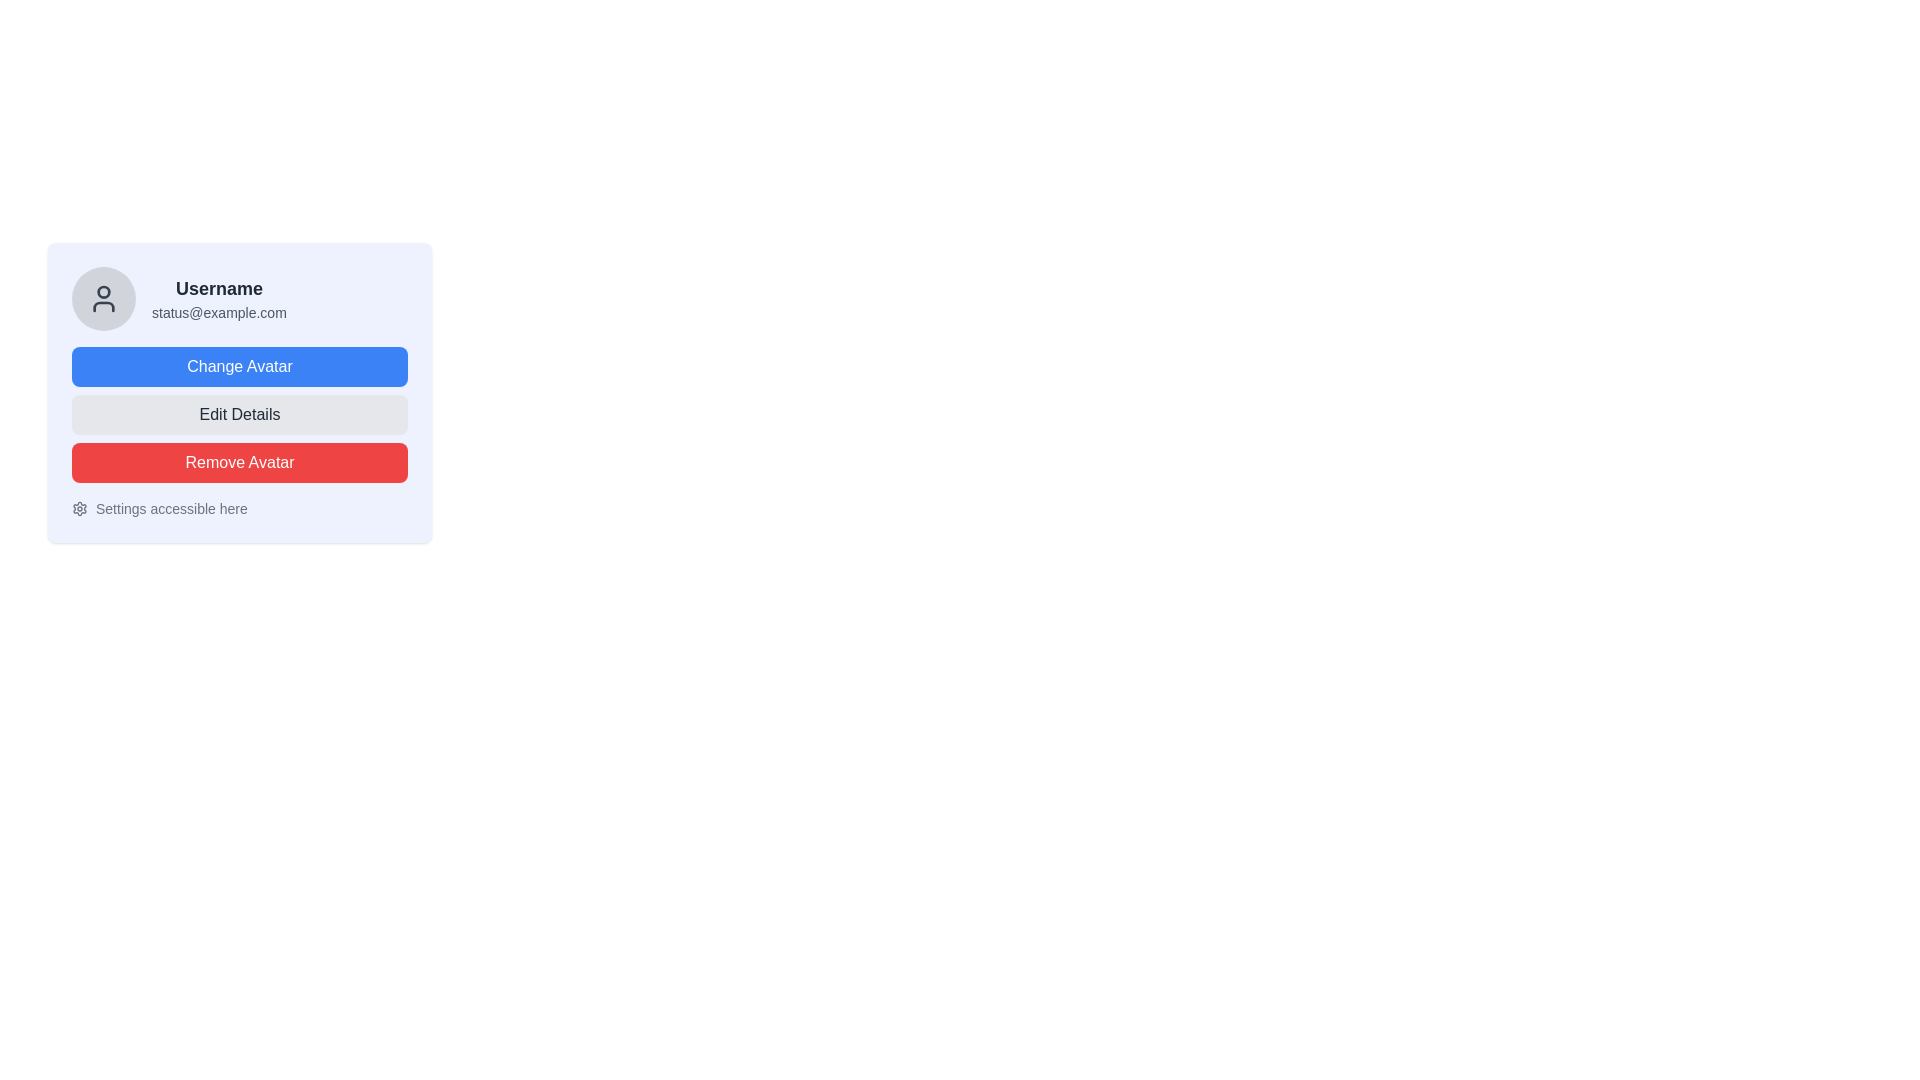  What do you see at coordinates (240, 414) in the screenshot?
I see `the 'Edit Details' button, which is the second button in a vertical stack of three buttons` at bounding box center [240, 414].